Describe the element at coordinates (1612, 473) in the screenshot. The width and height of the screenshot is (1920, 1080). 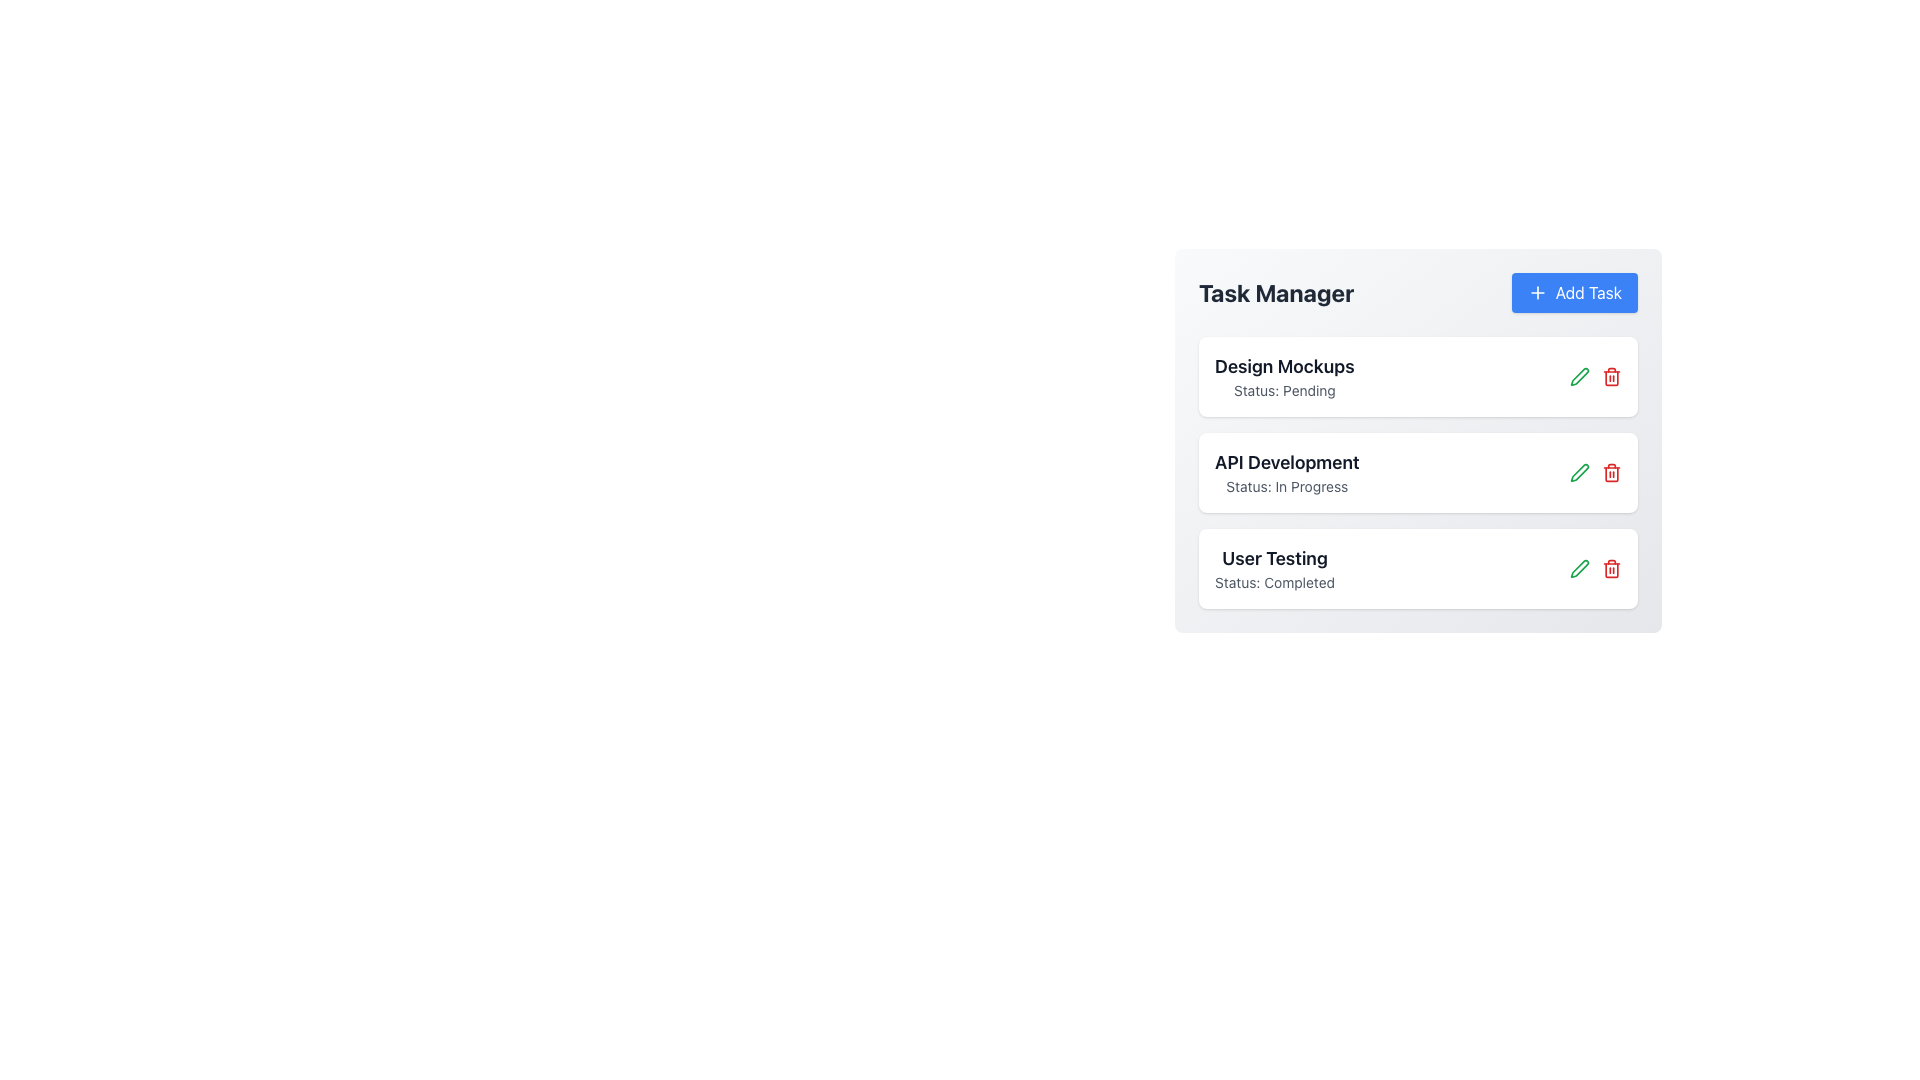
I see `the red trash bin icon button associated with the 'API Development' task` at that location.